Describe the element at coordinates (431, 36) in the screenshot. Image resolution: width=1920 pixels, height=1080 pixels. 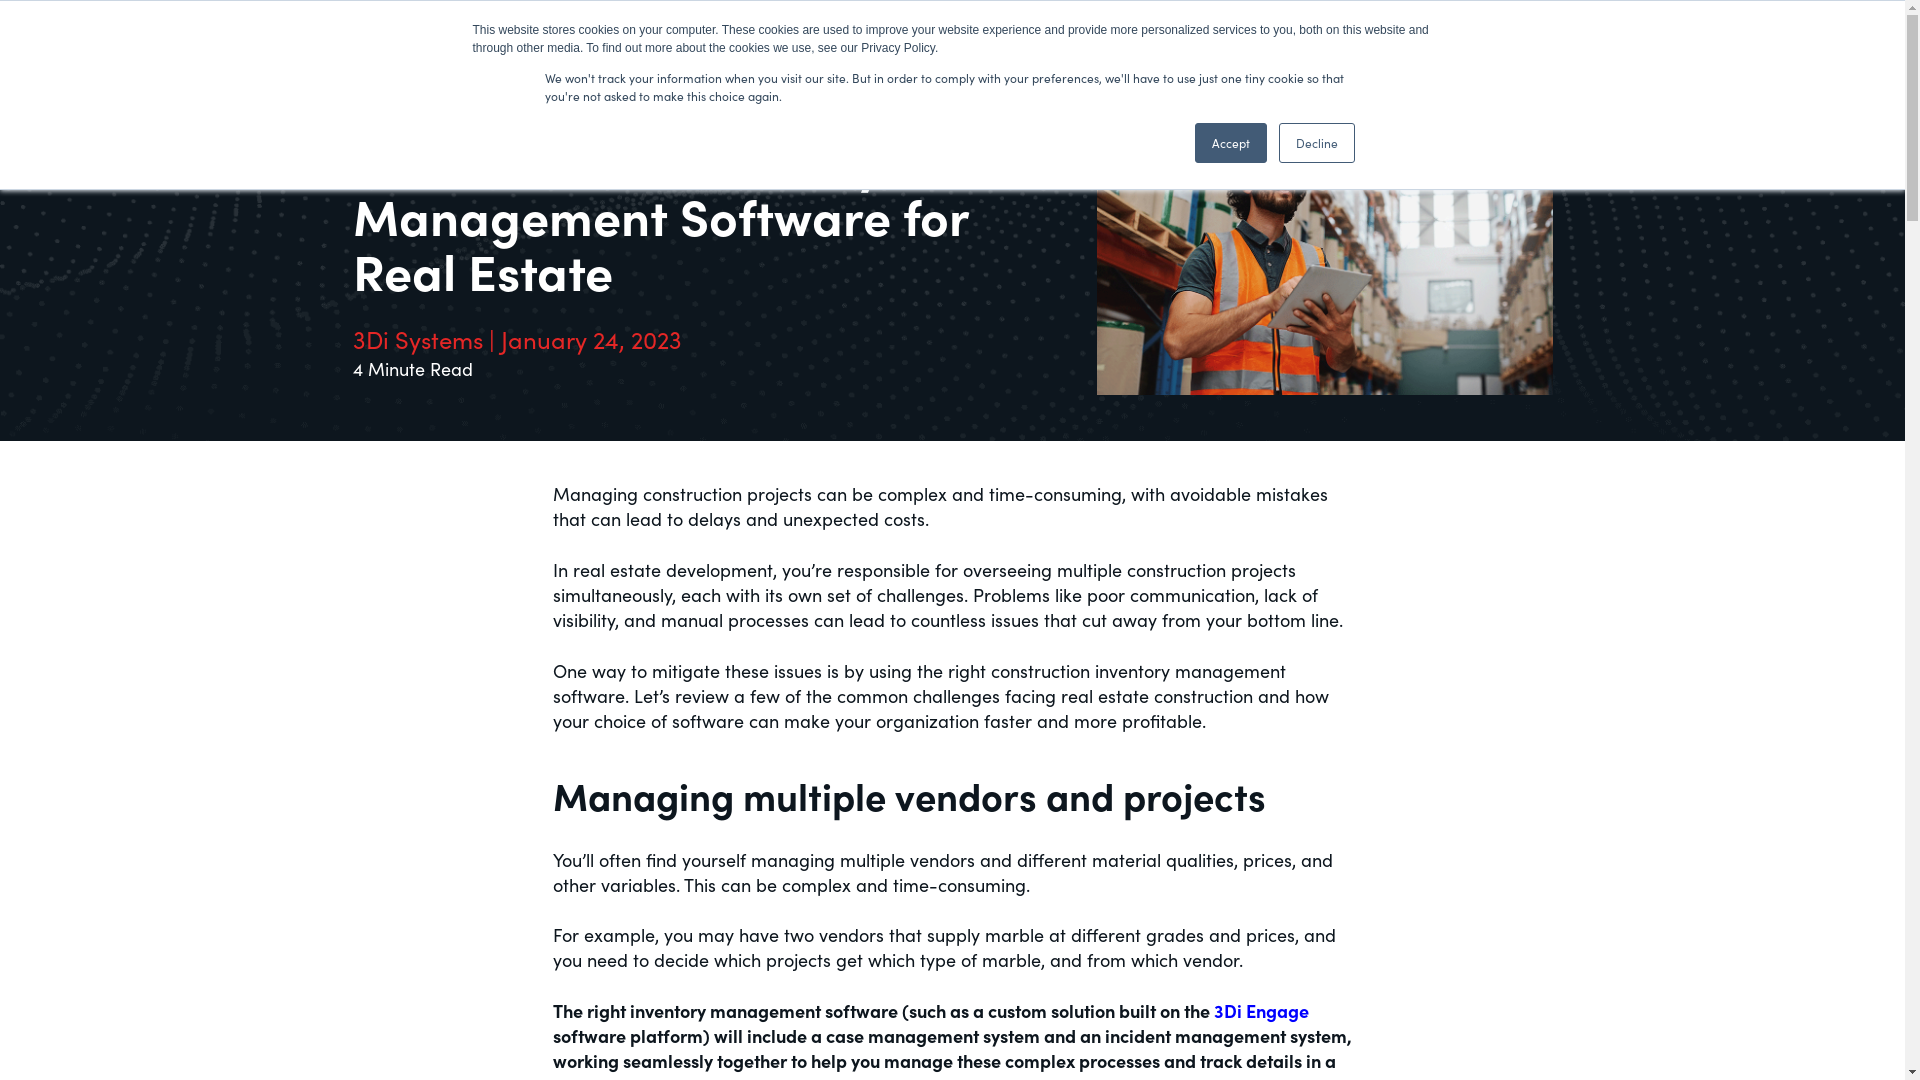
I see `'3Di-Insights'` at that location.